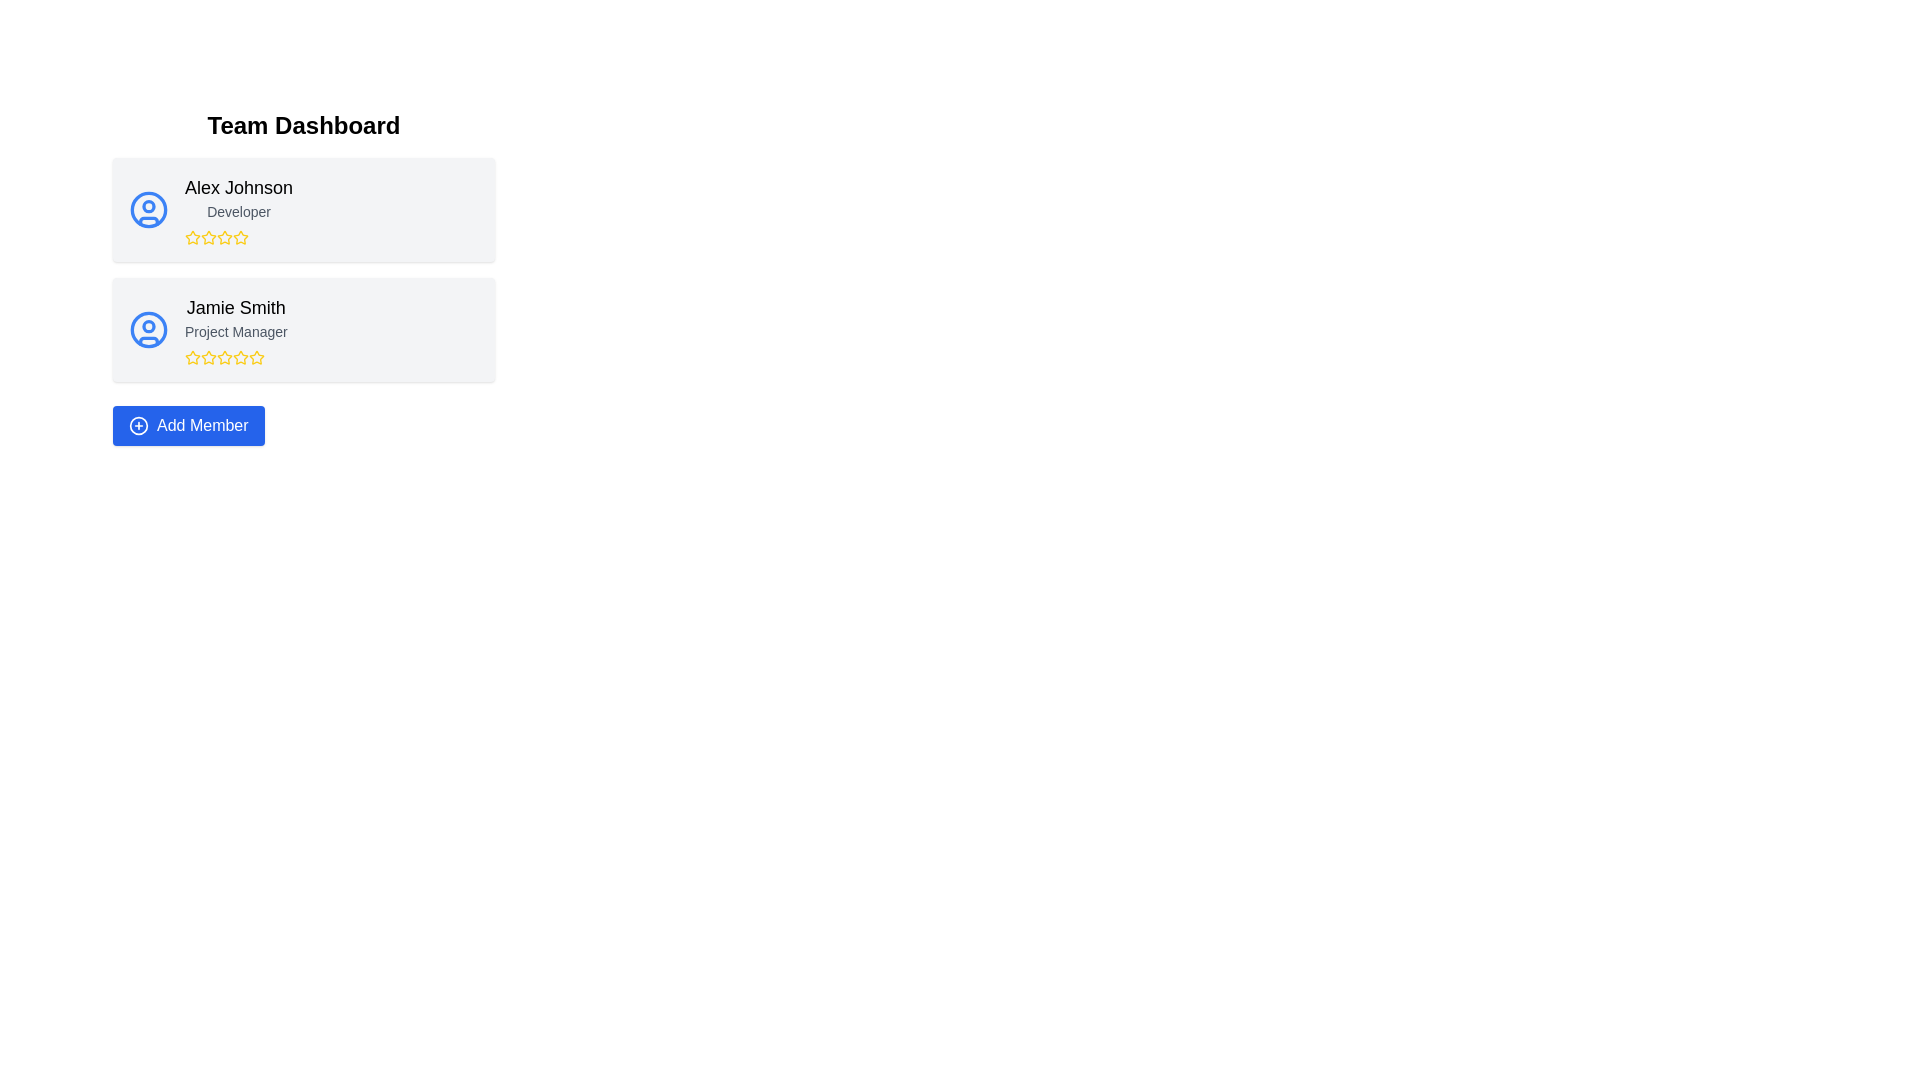  What do you see at coordinates (240, 236) in the screenshot?
I see `the second rating star in the card labeled 'Alex Johnson' on the 'Team Dashboard'` at bounding box center [240, 236].